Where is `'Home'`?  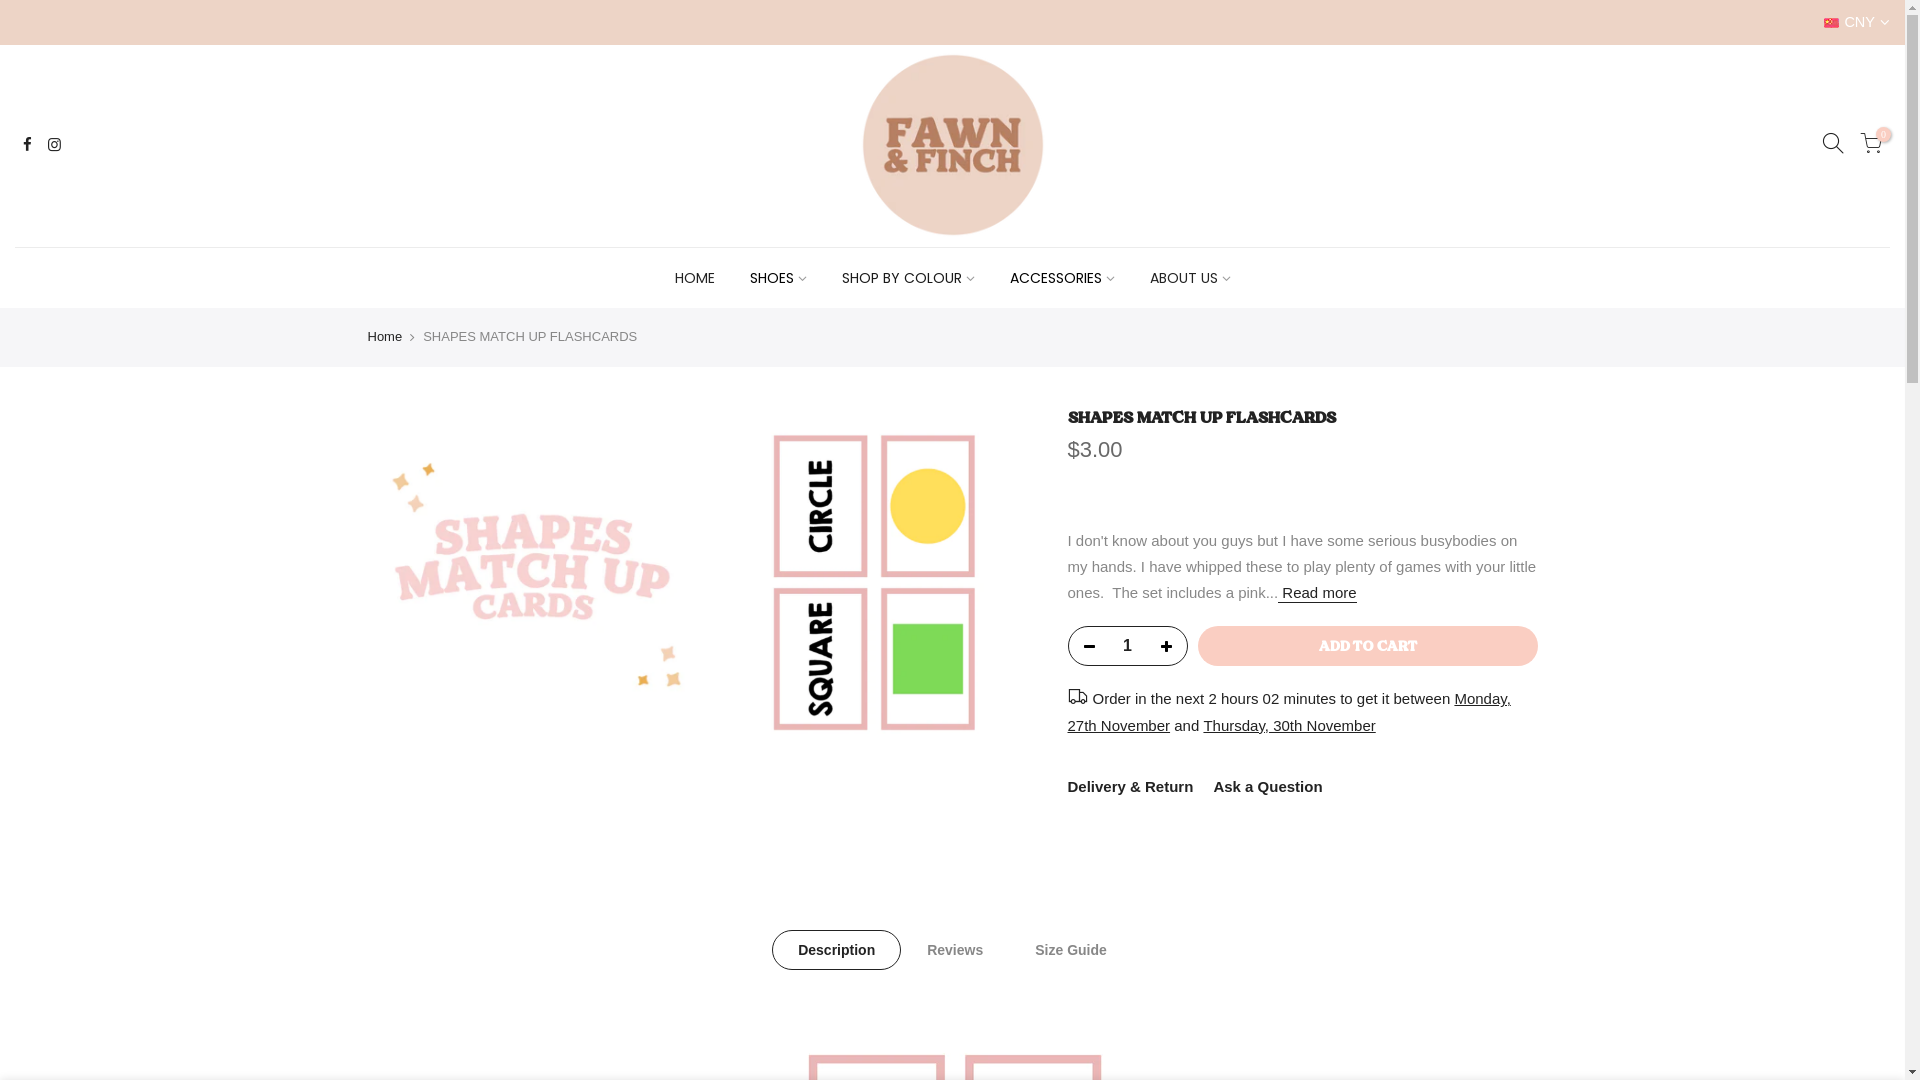
'Home' is located at coordinates (368, 335).